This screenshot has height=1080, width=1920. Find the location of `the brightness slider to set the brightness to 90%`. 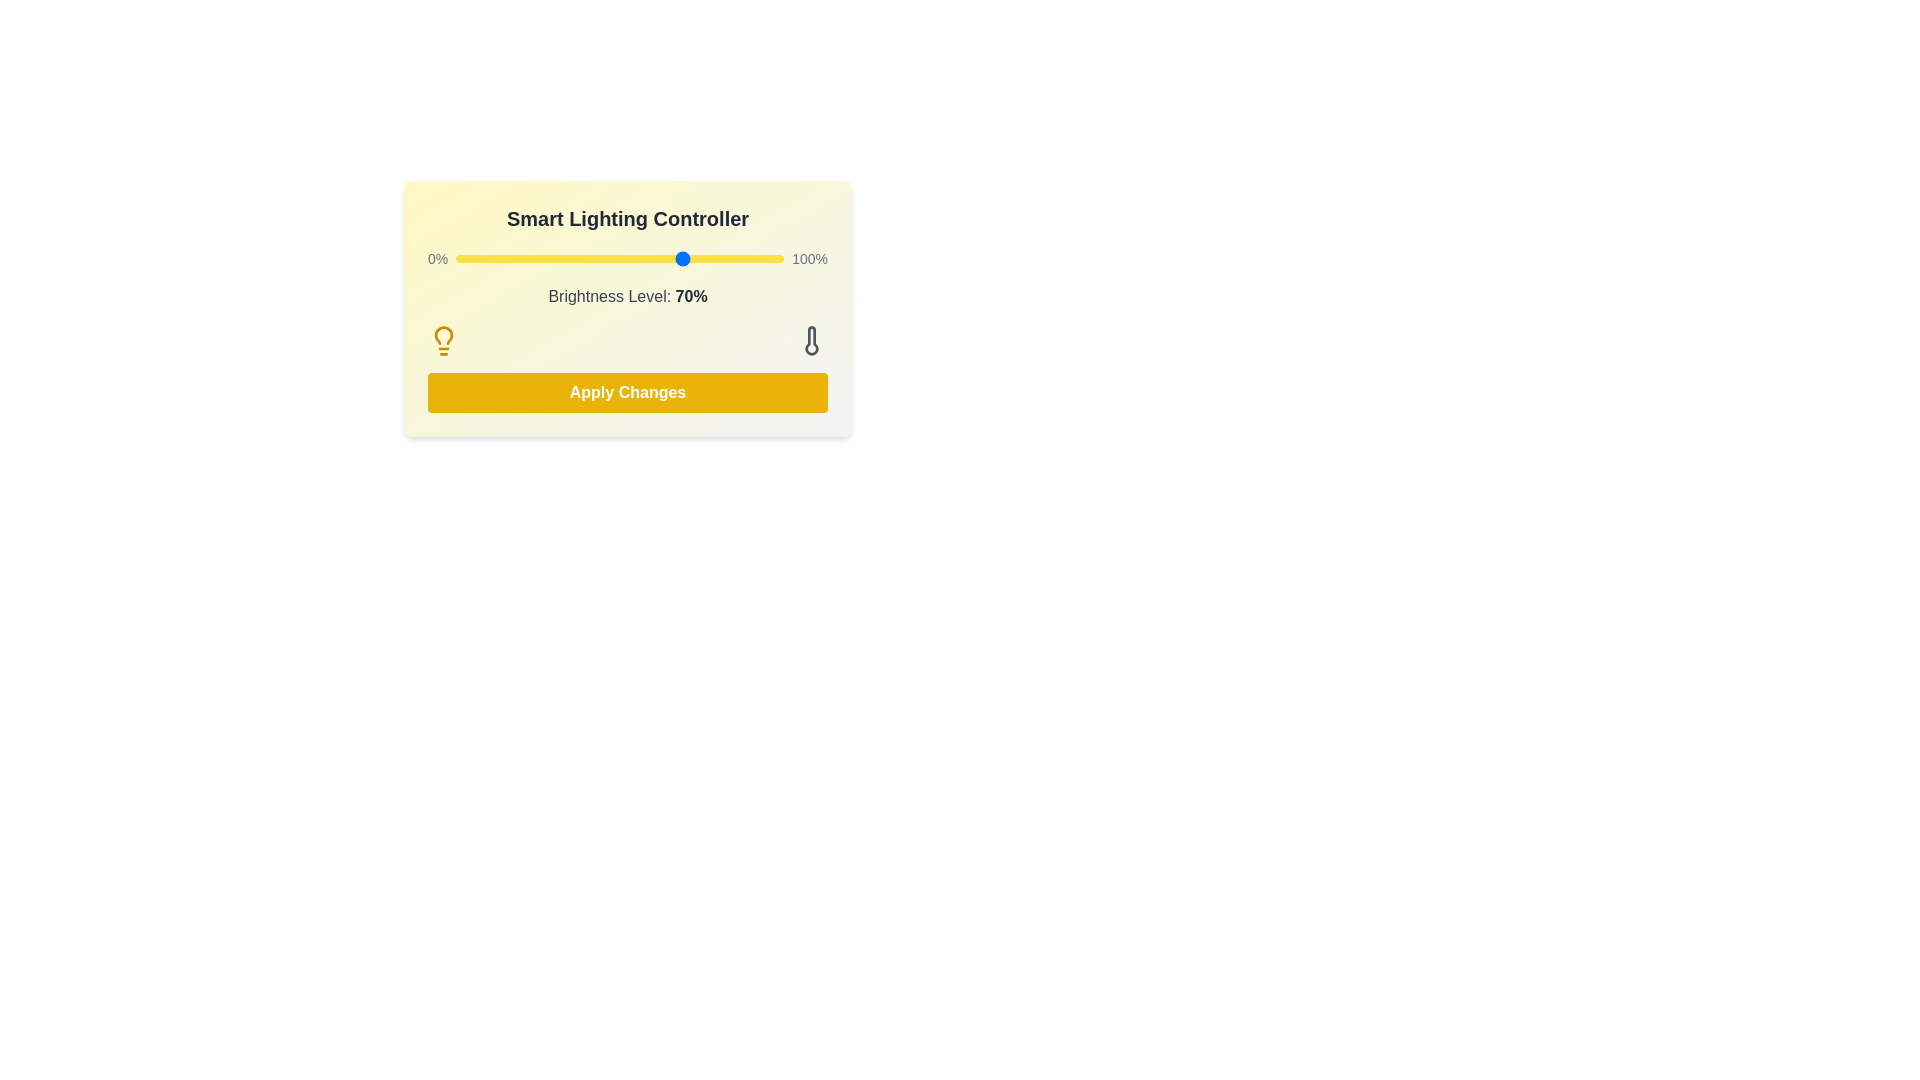

the brightness slider to set the brightness to 90% is located at coordinates (750, 257).